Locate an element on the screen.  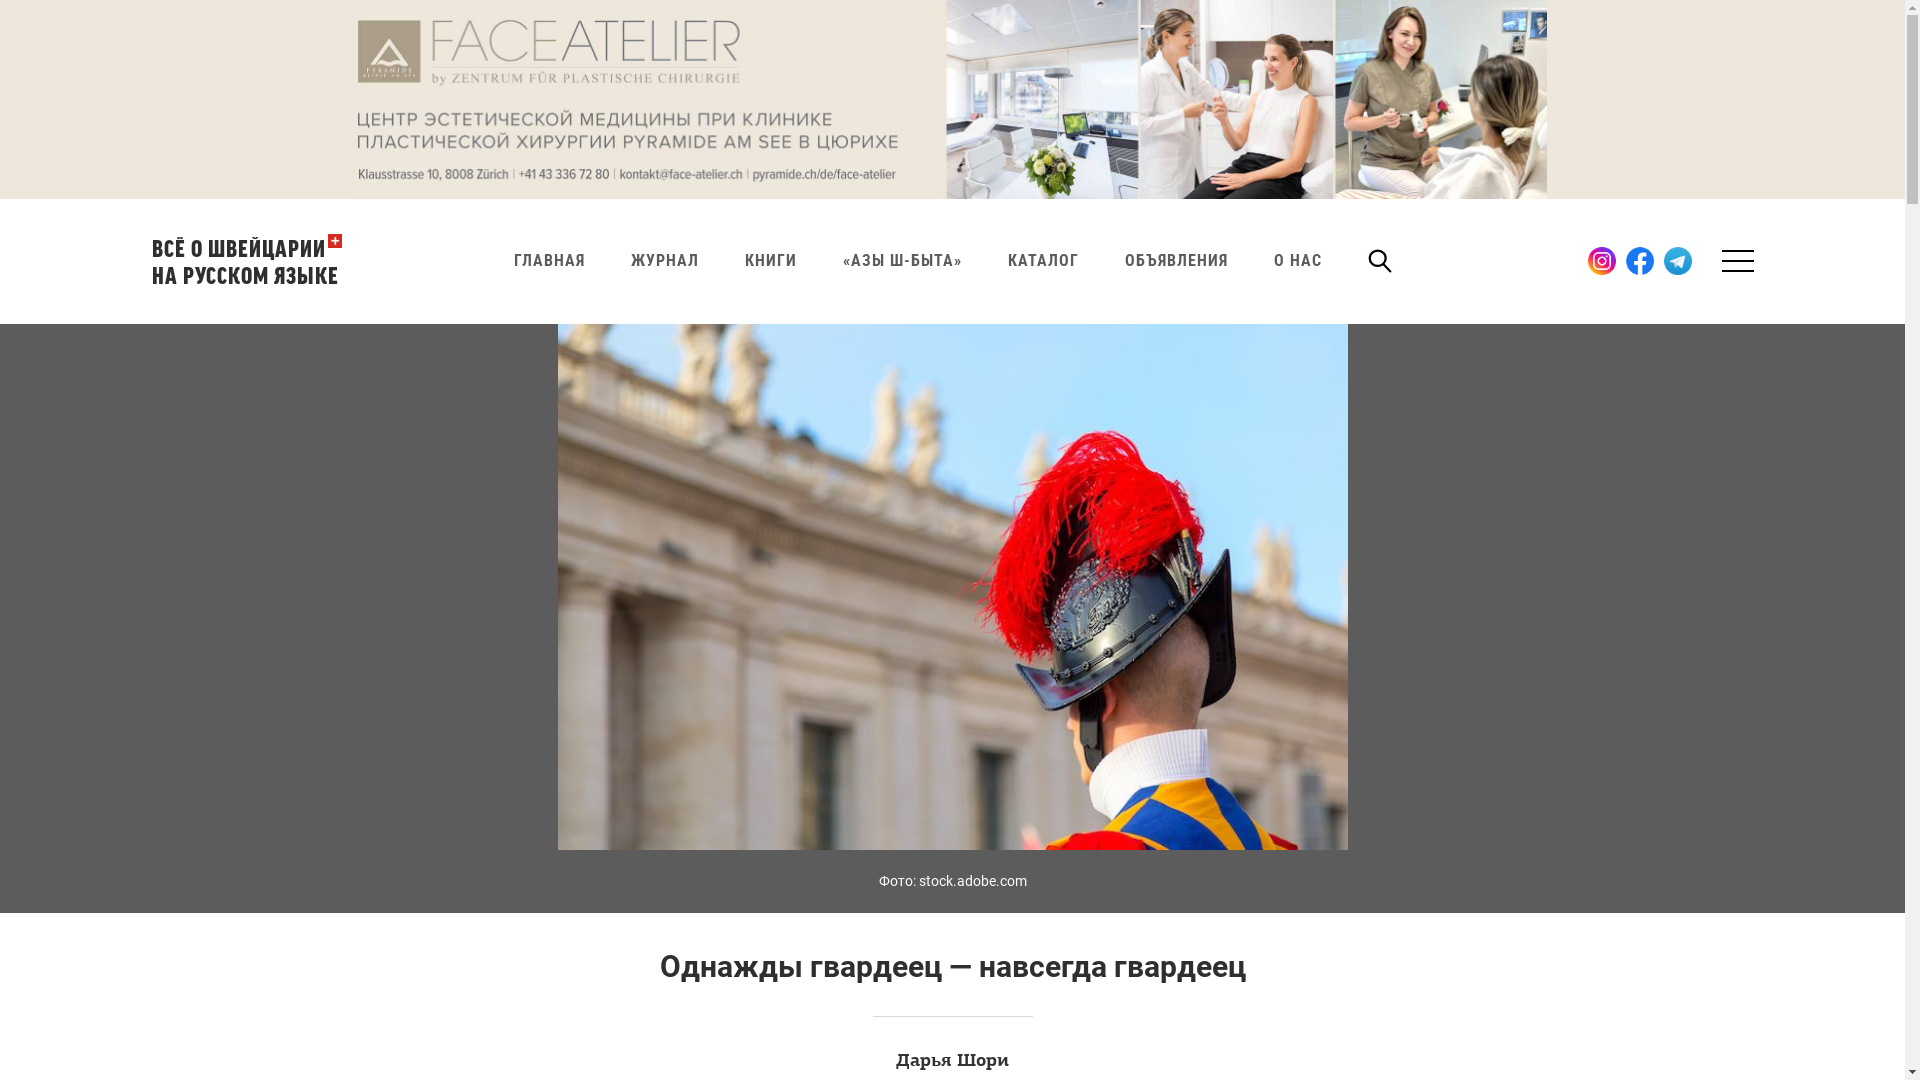
'Facebook' is located at coordinates (1640, 260).